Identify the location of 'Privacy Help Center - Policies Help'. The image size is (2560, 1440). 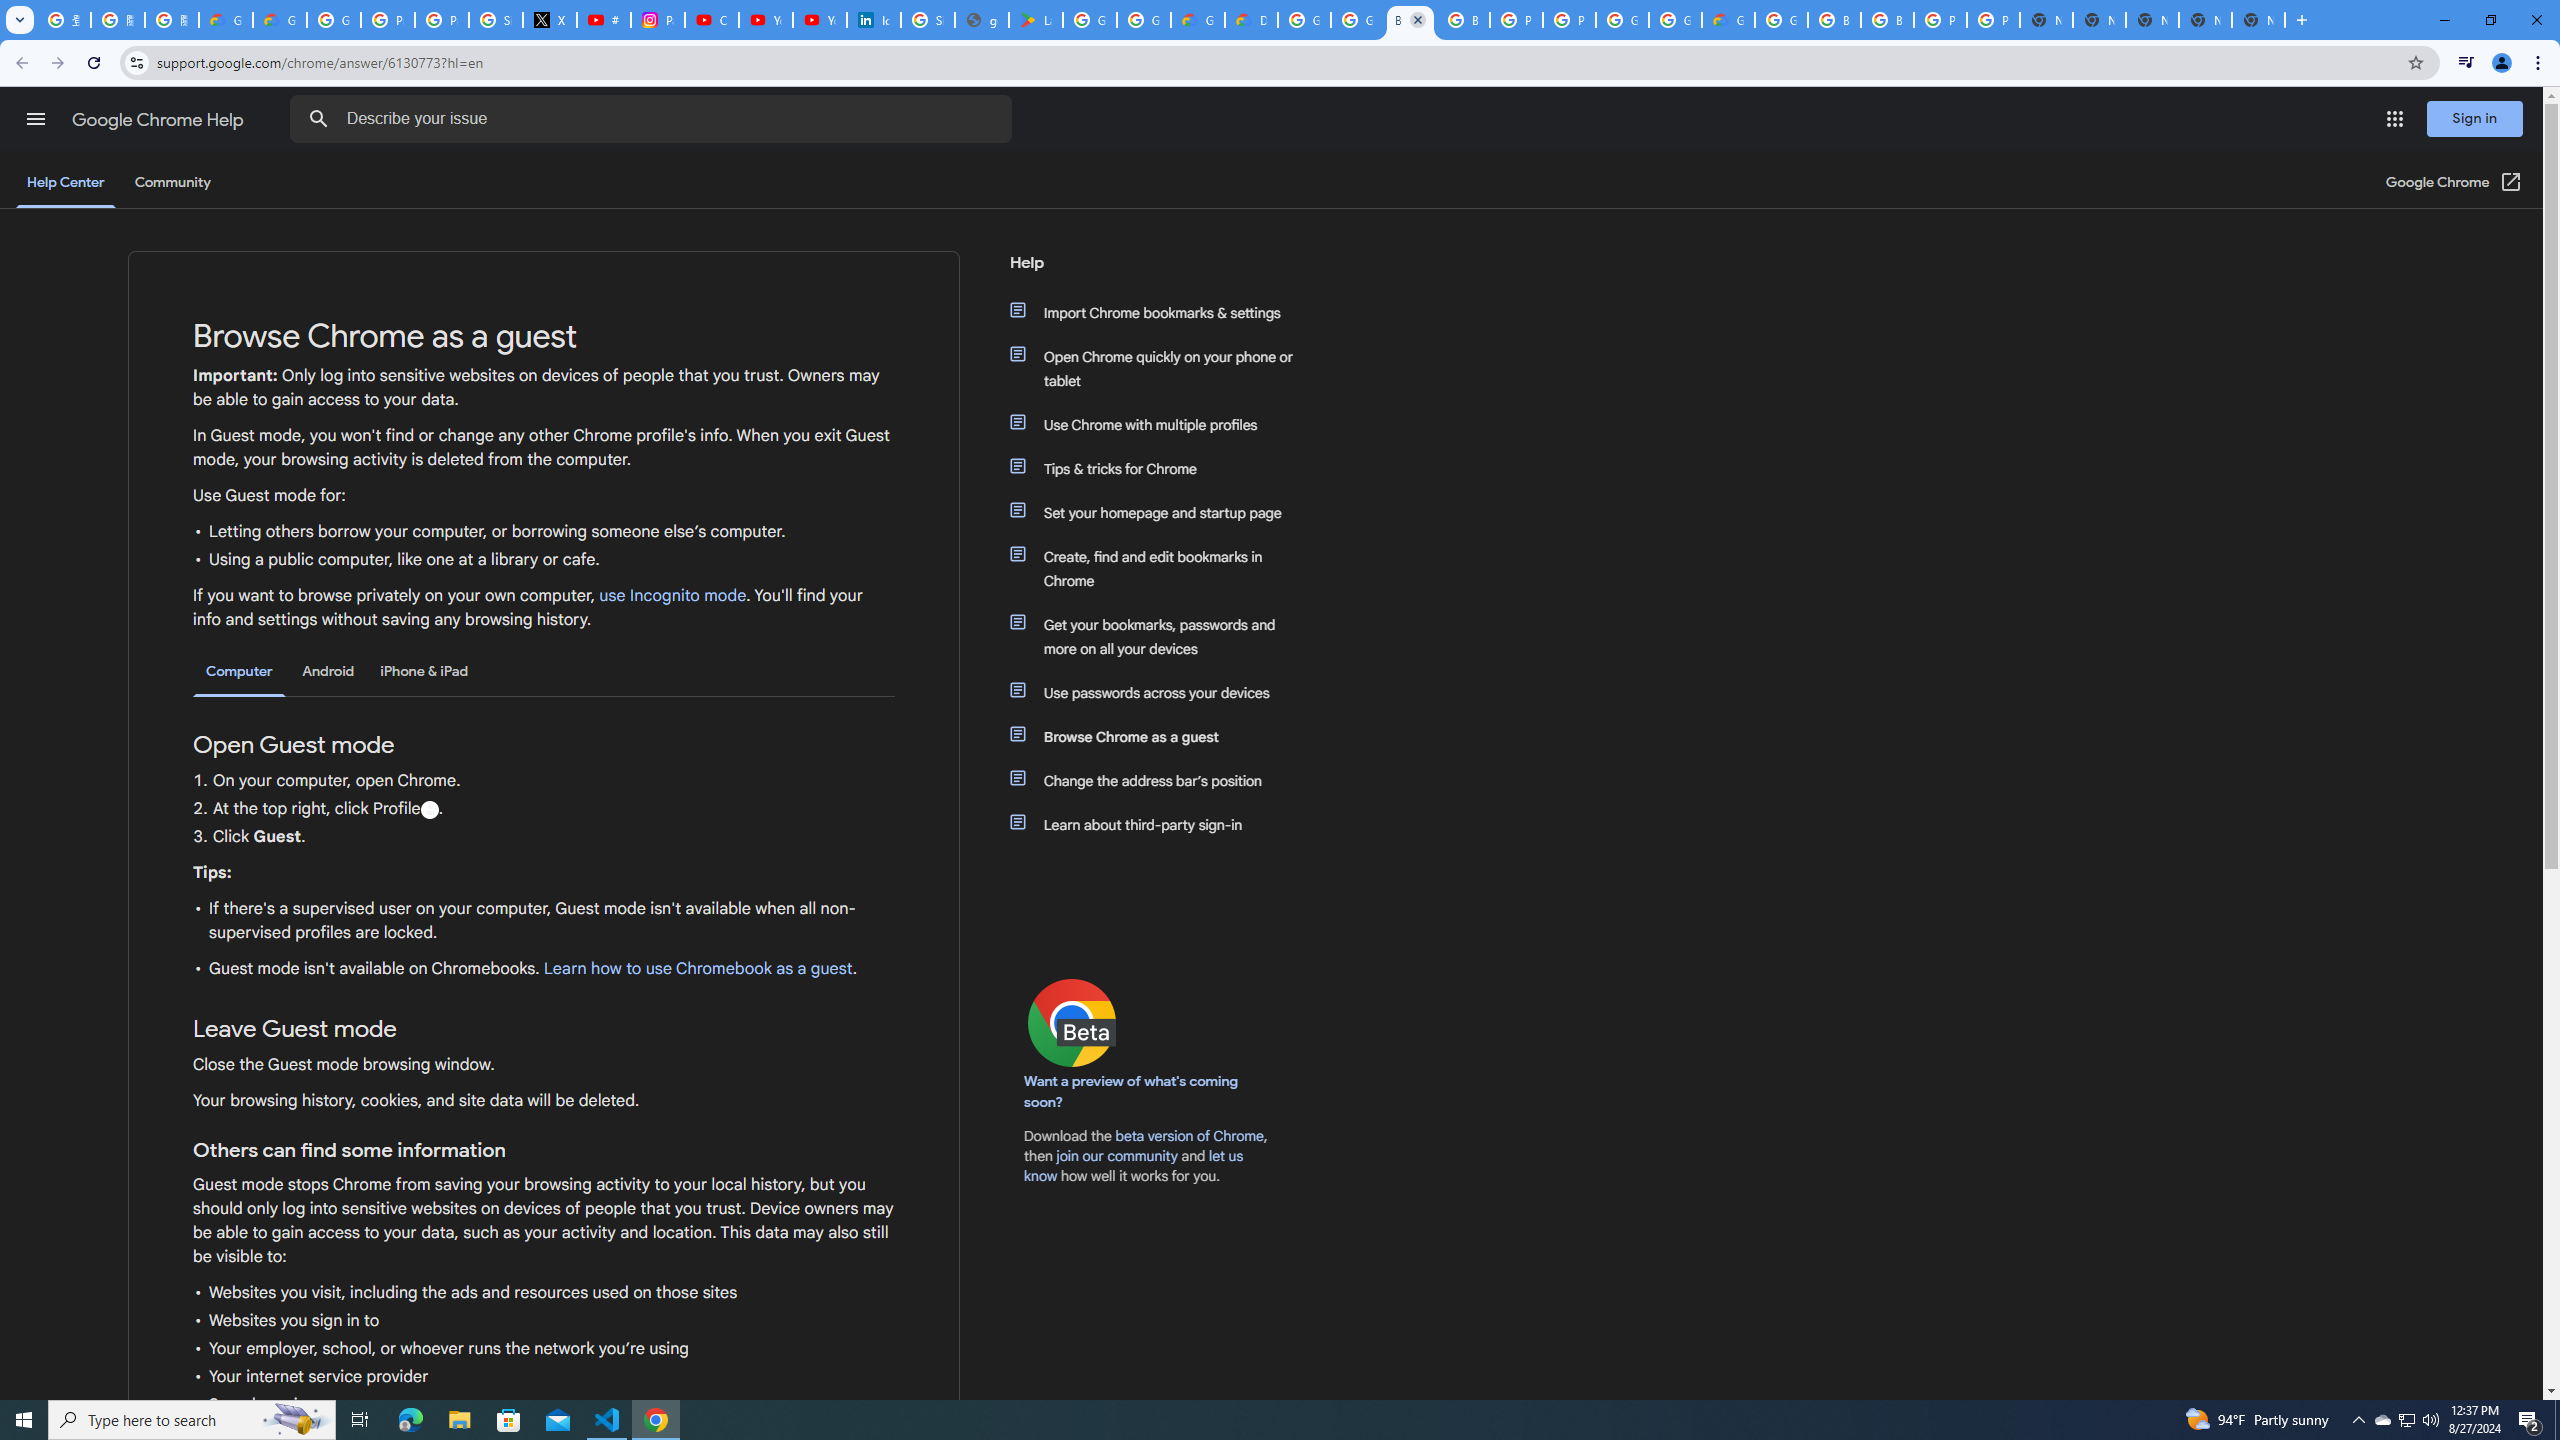
(441, 19).